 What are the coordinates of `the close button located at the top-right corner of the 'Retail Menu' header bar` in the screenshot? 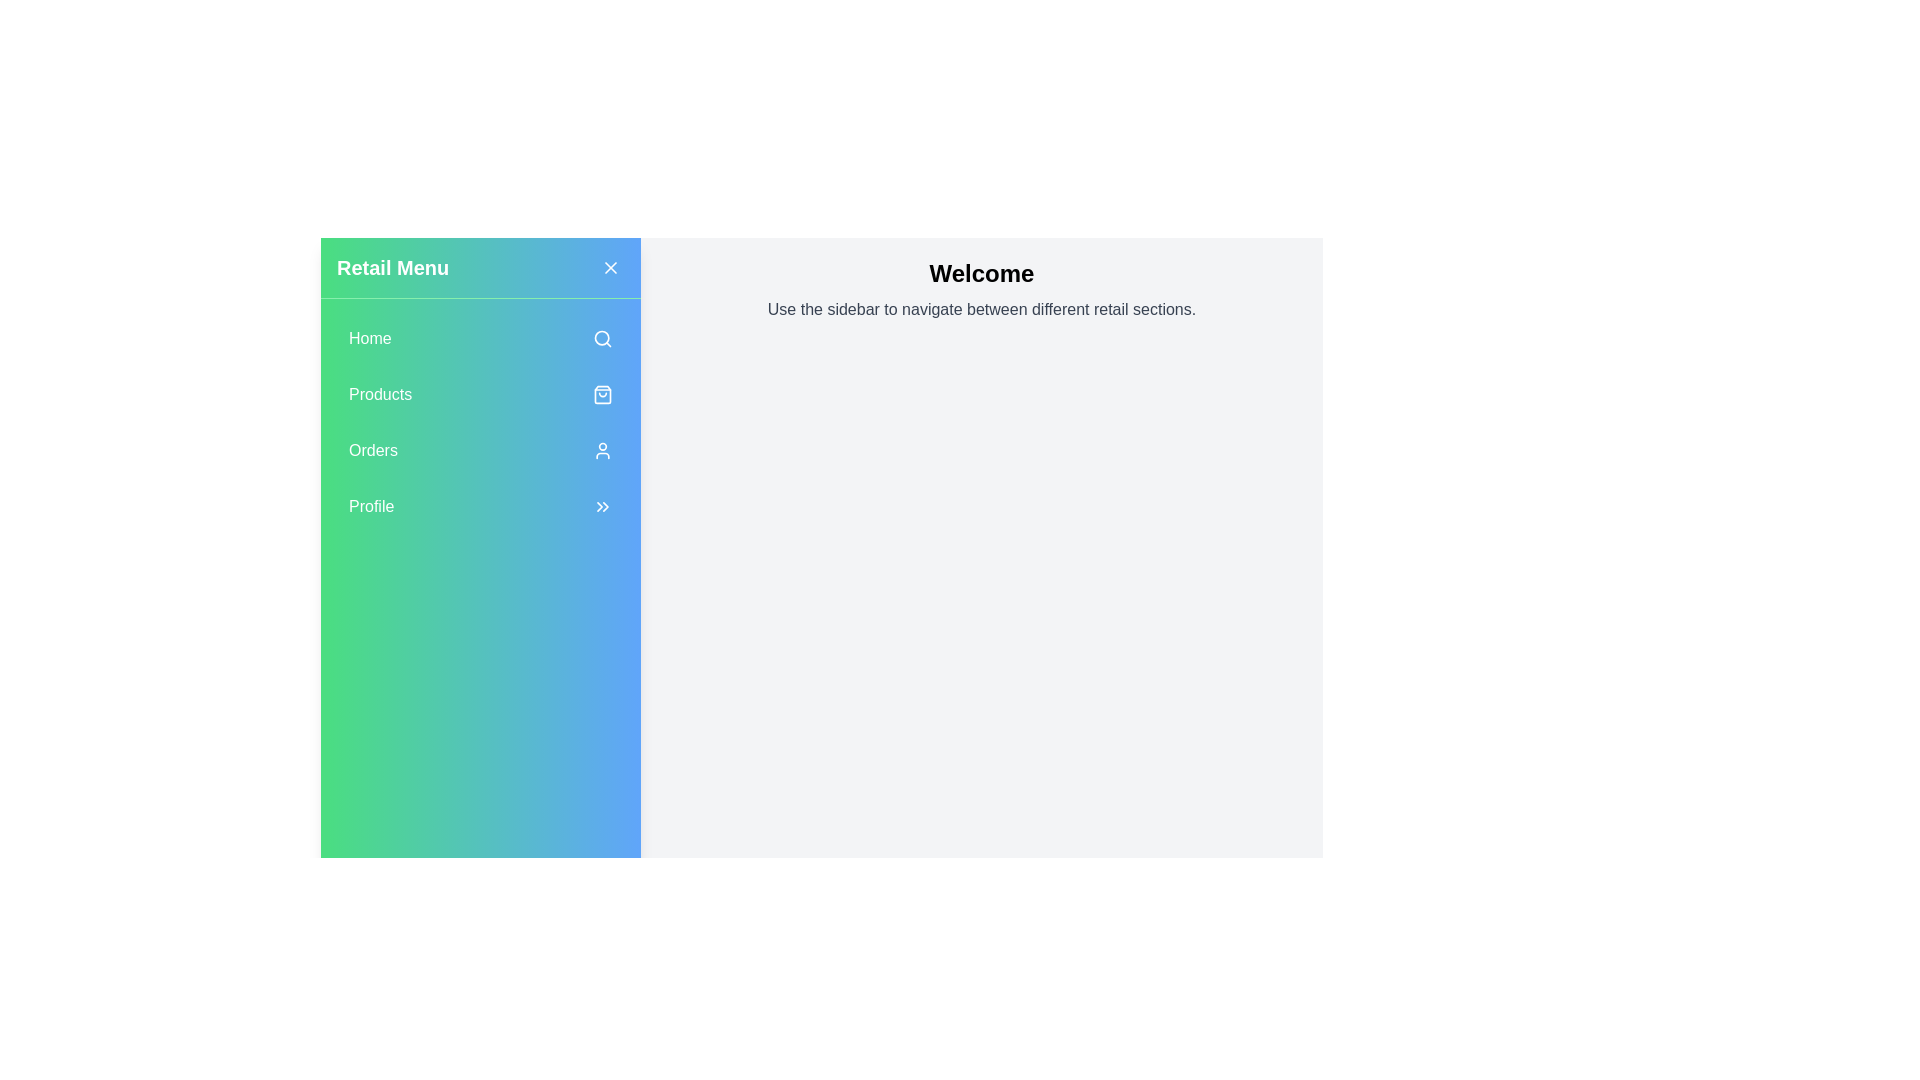 It's located at (609, 266).